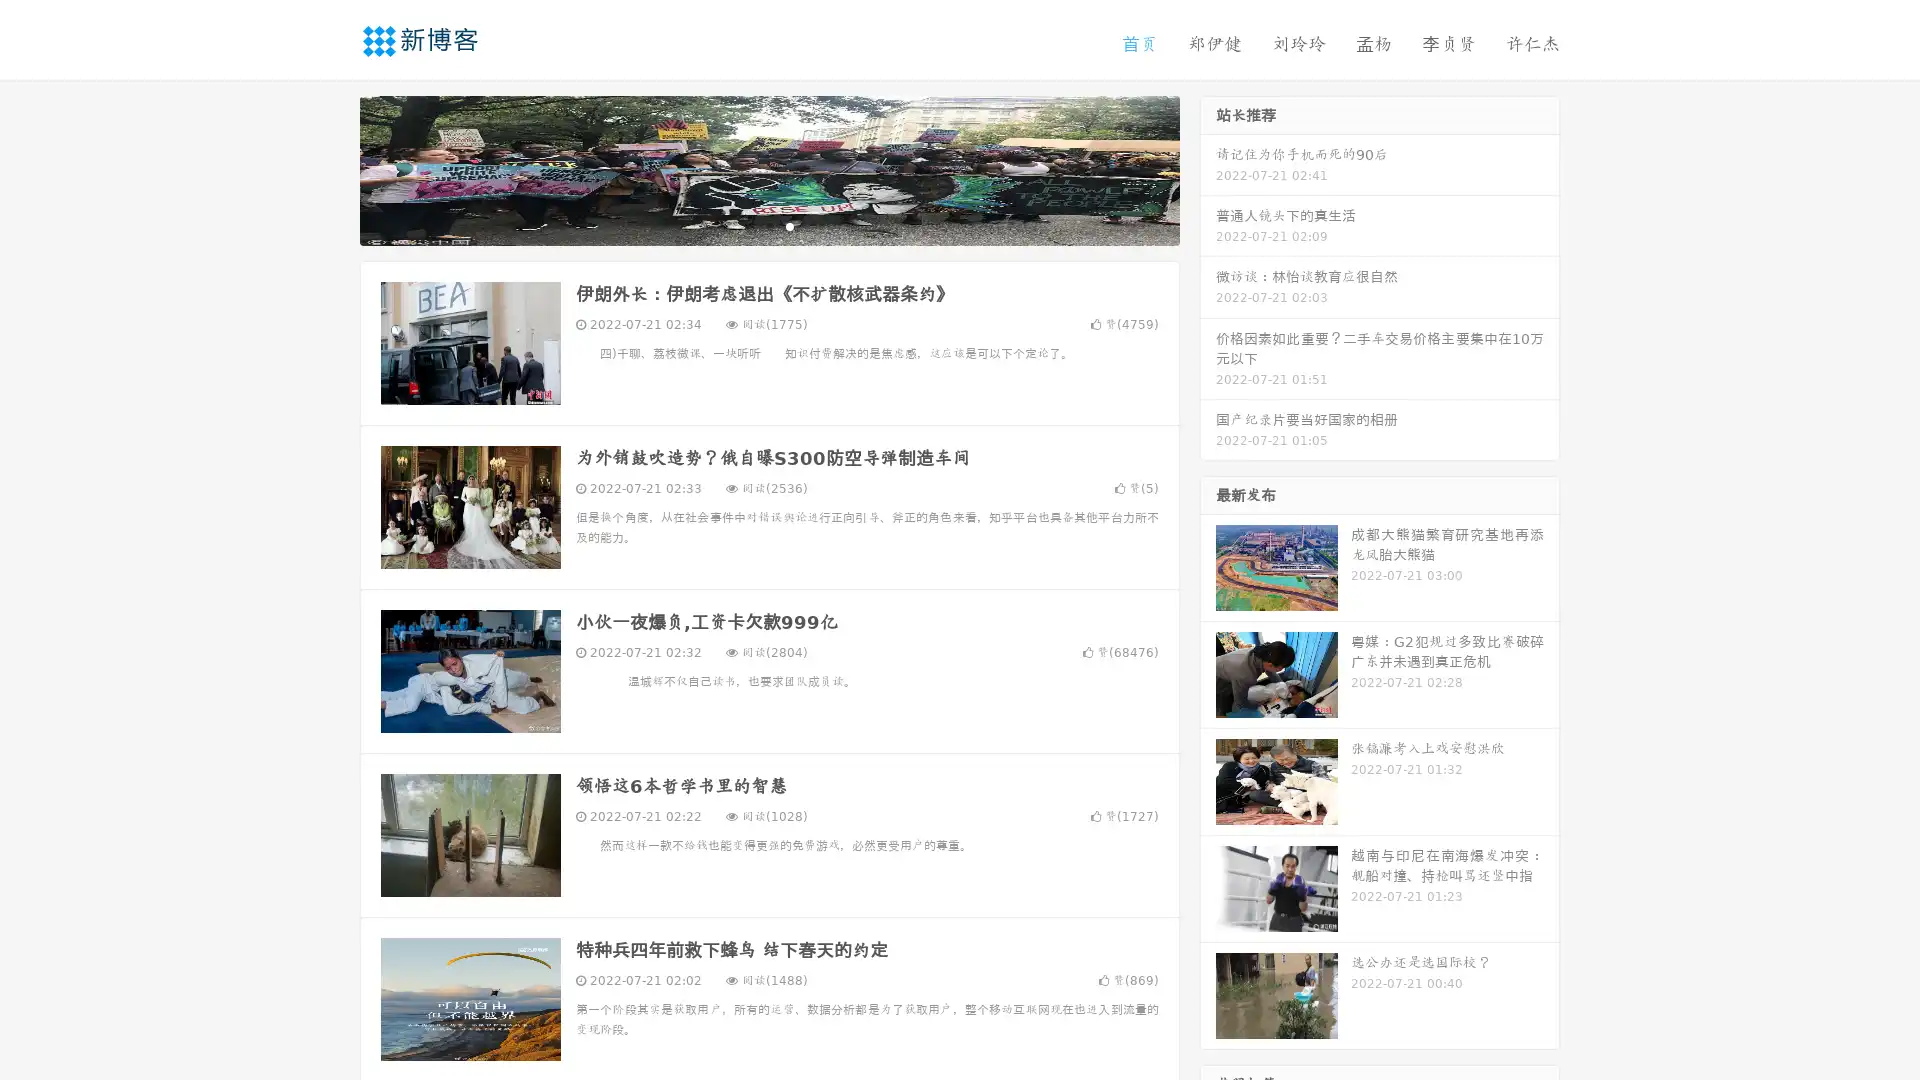  What do you see at coordinates (768, 225) in the screenshot?
I see `Go to slide 2` at bounding box center [768, 225].